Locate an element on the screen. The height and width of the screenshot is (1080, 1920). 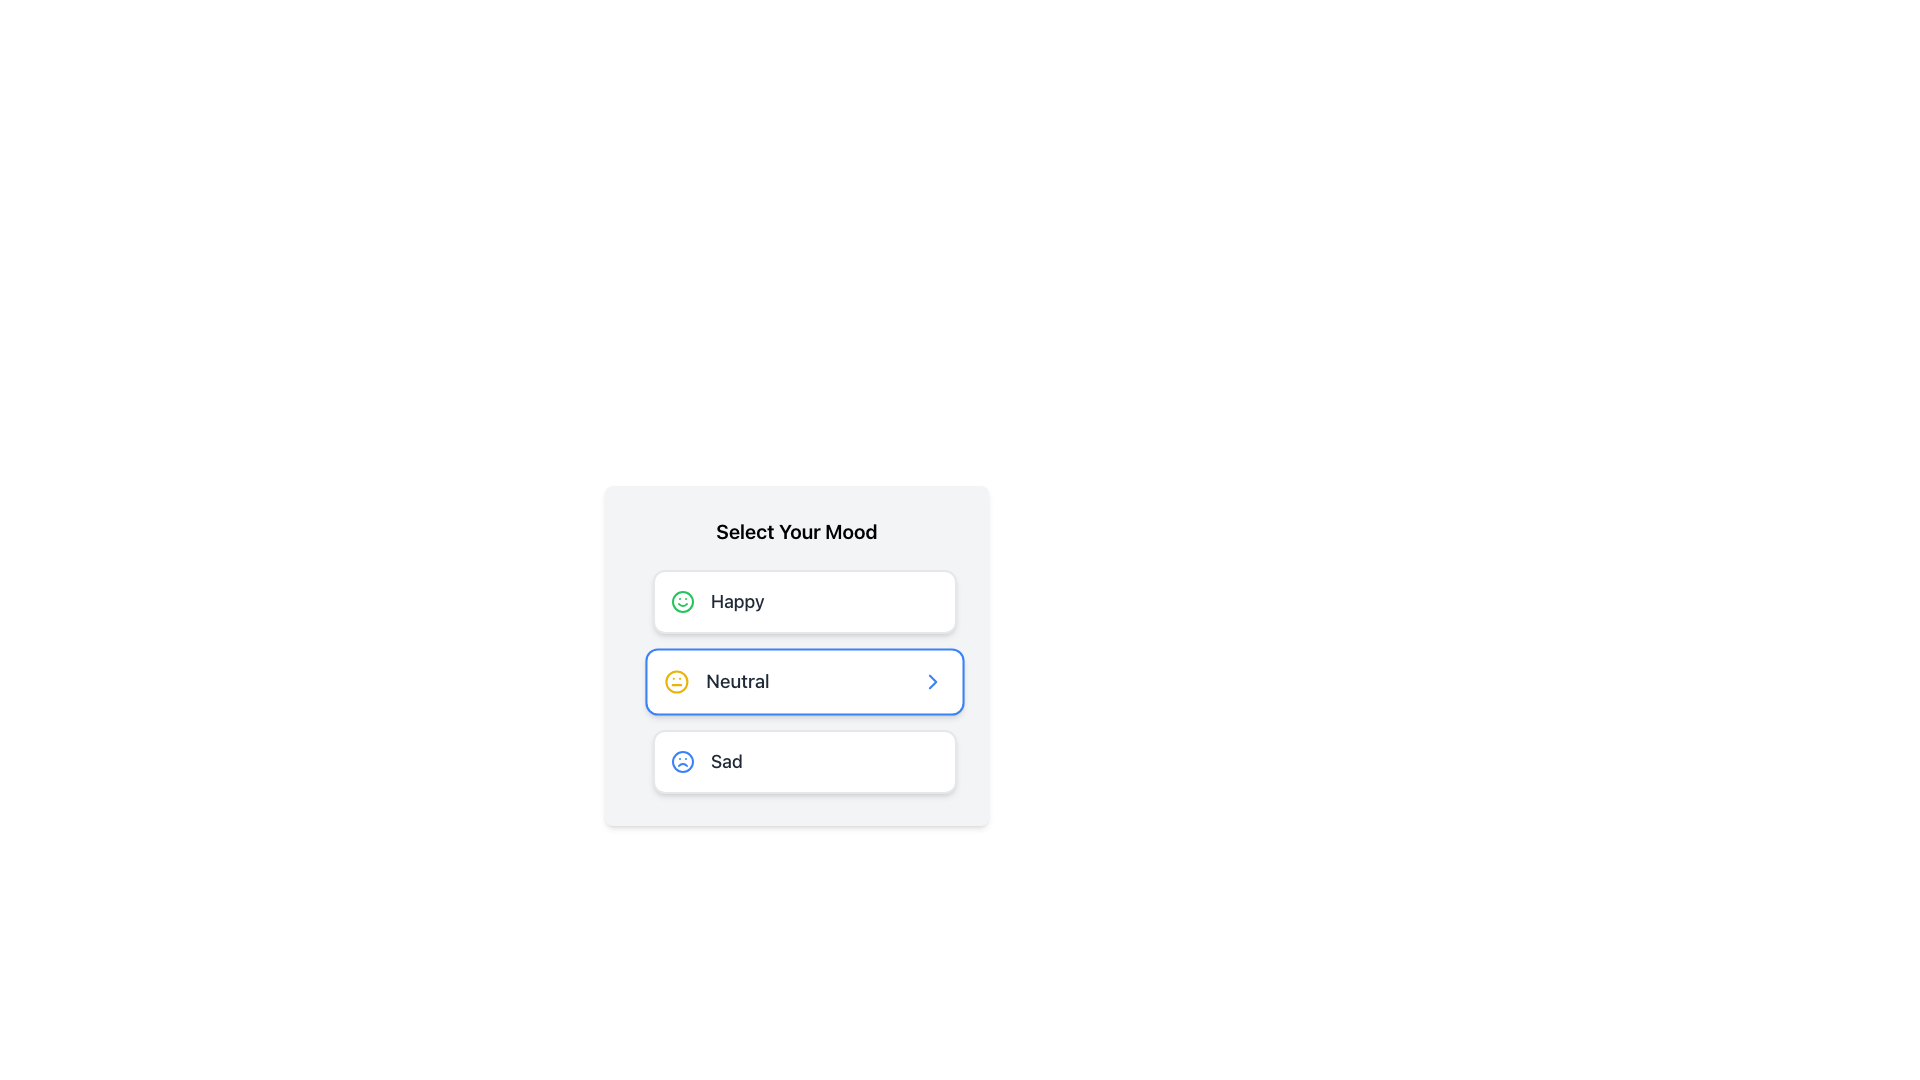
the 'Sad' mood selectable button located within the 'Select Your Mood' card is located at coordinates (795, 762).